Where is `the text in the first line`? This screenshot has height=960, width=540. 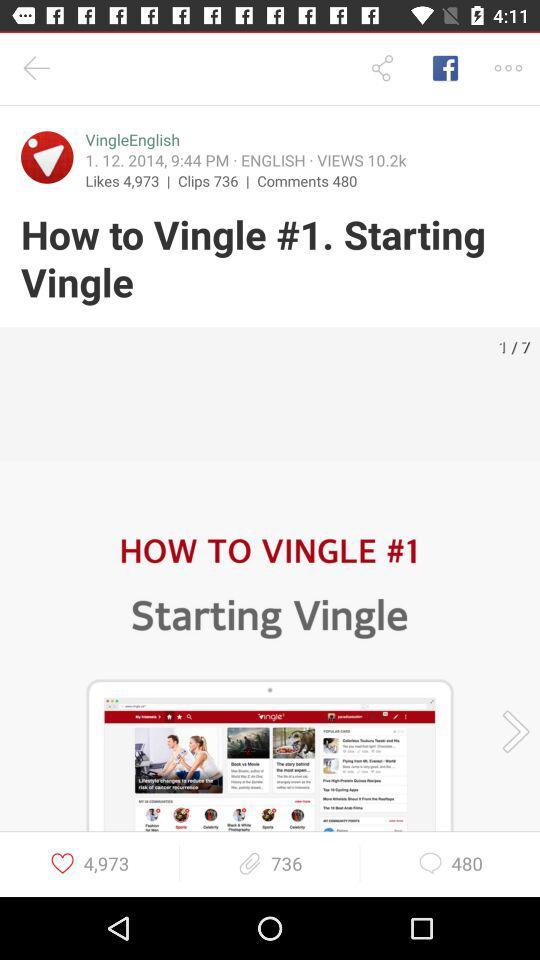
the text in the first line is located at coordinates (133, 139).